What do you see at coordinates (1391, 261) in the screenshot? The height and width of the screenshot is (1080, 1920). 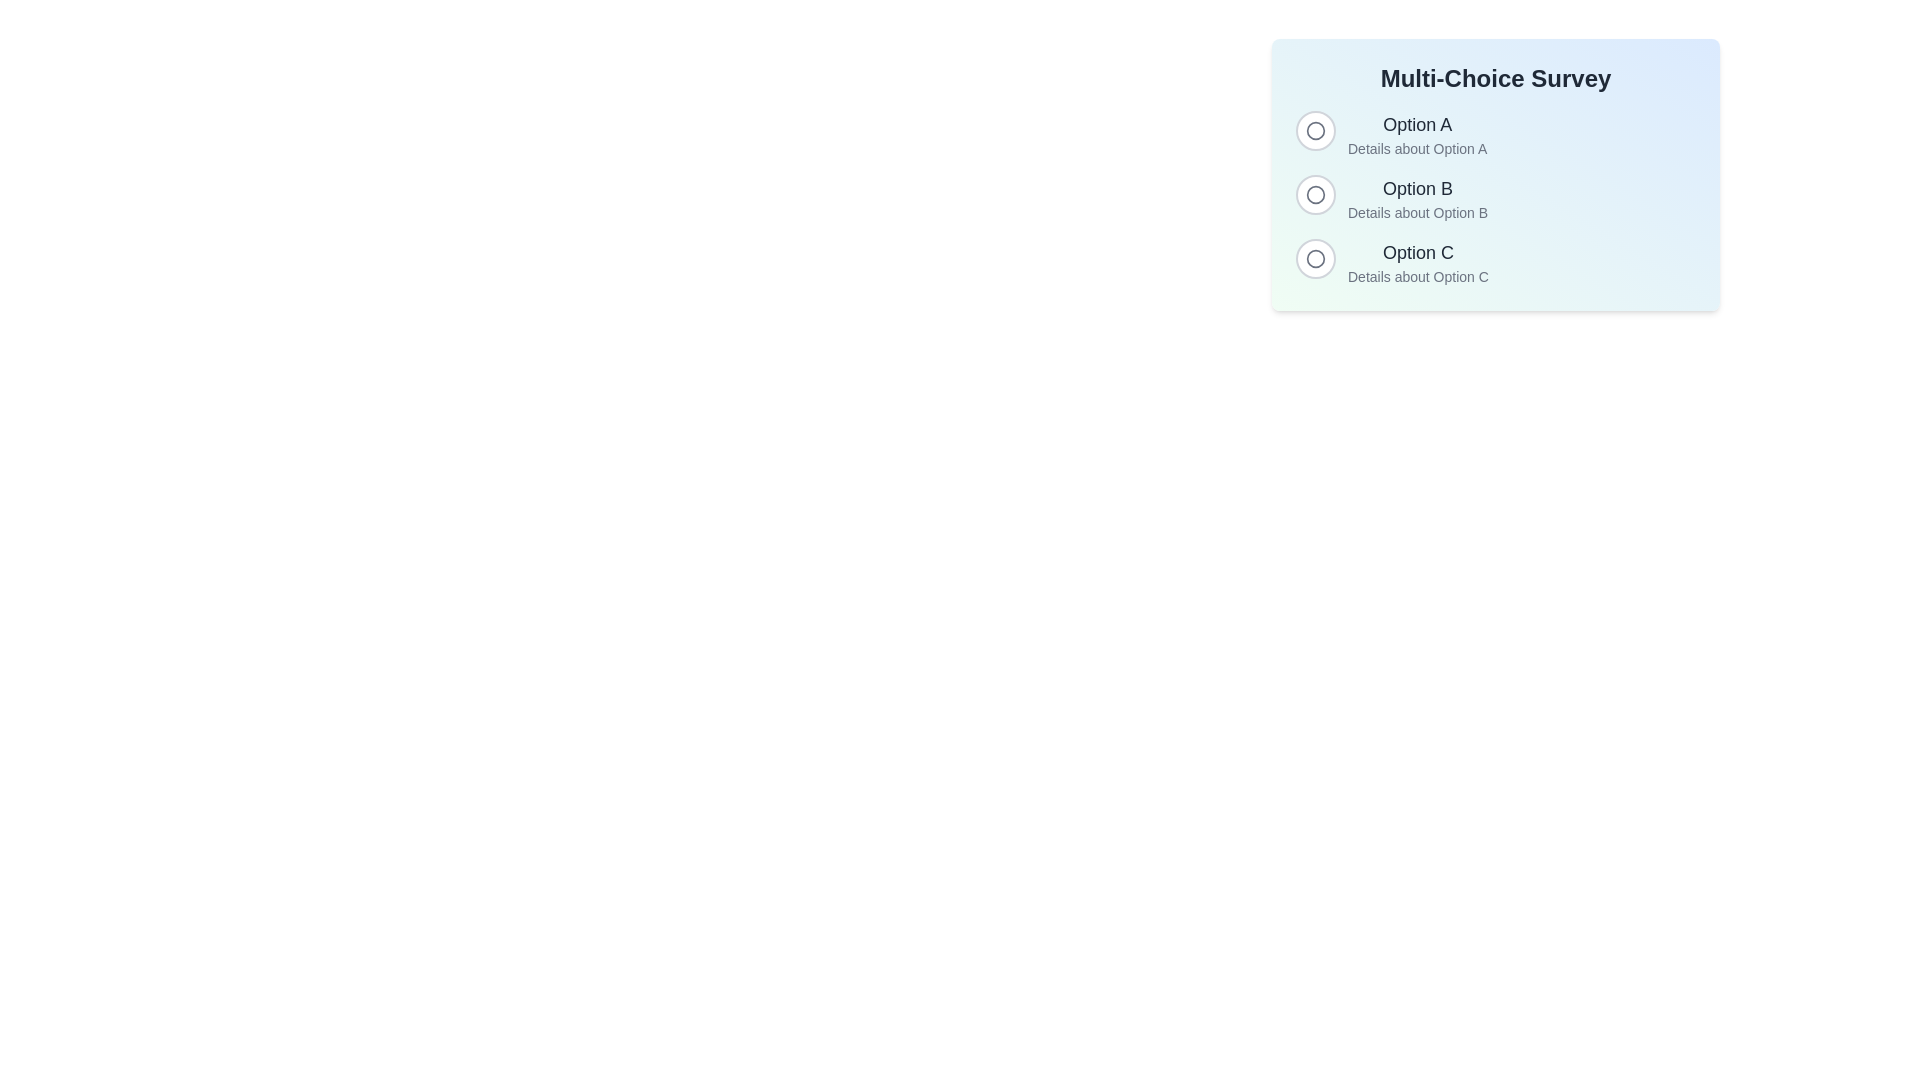 I see `the radio button option, which is the third option in the vertical stack of multiple-choice options in the survey` at bounding box center [1391, 261].